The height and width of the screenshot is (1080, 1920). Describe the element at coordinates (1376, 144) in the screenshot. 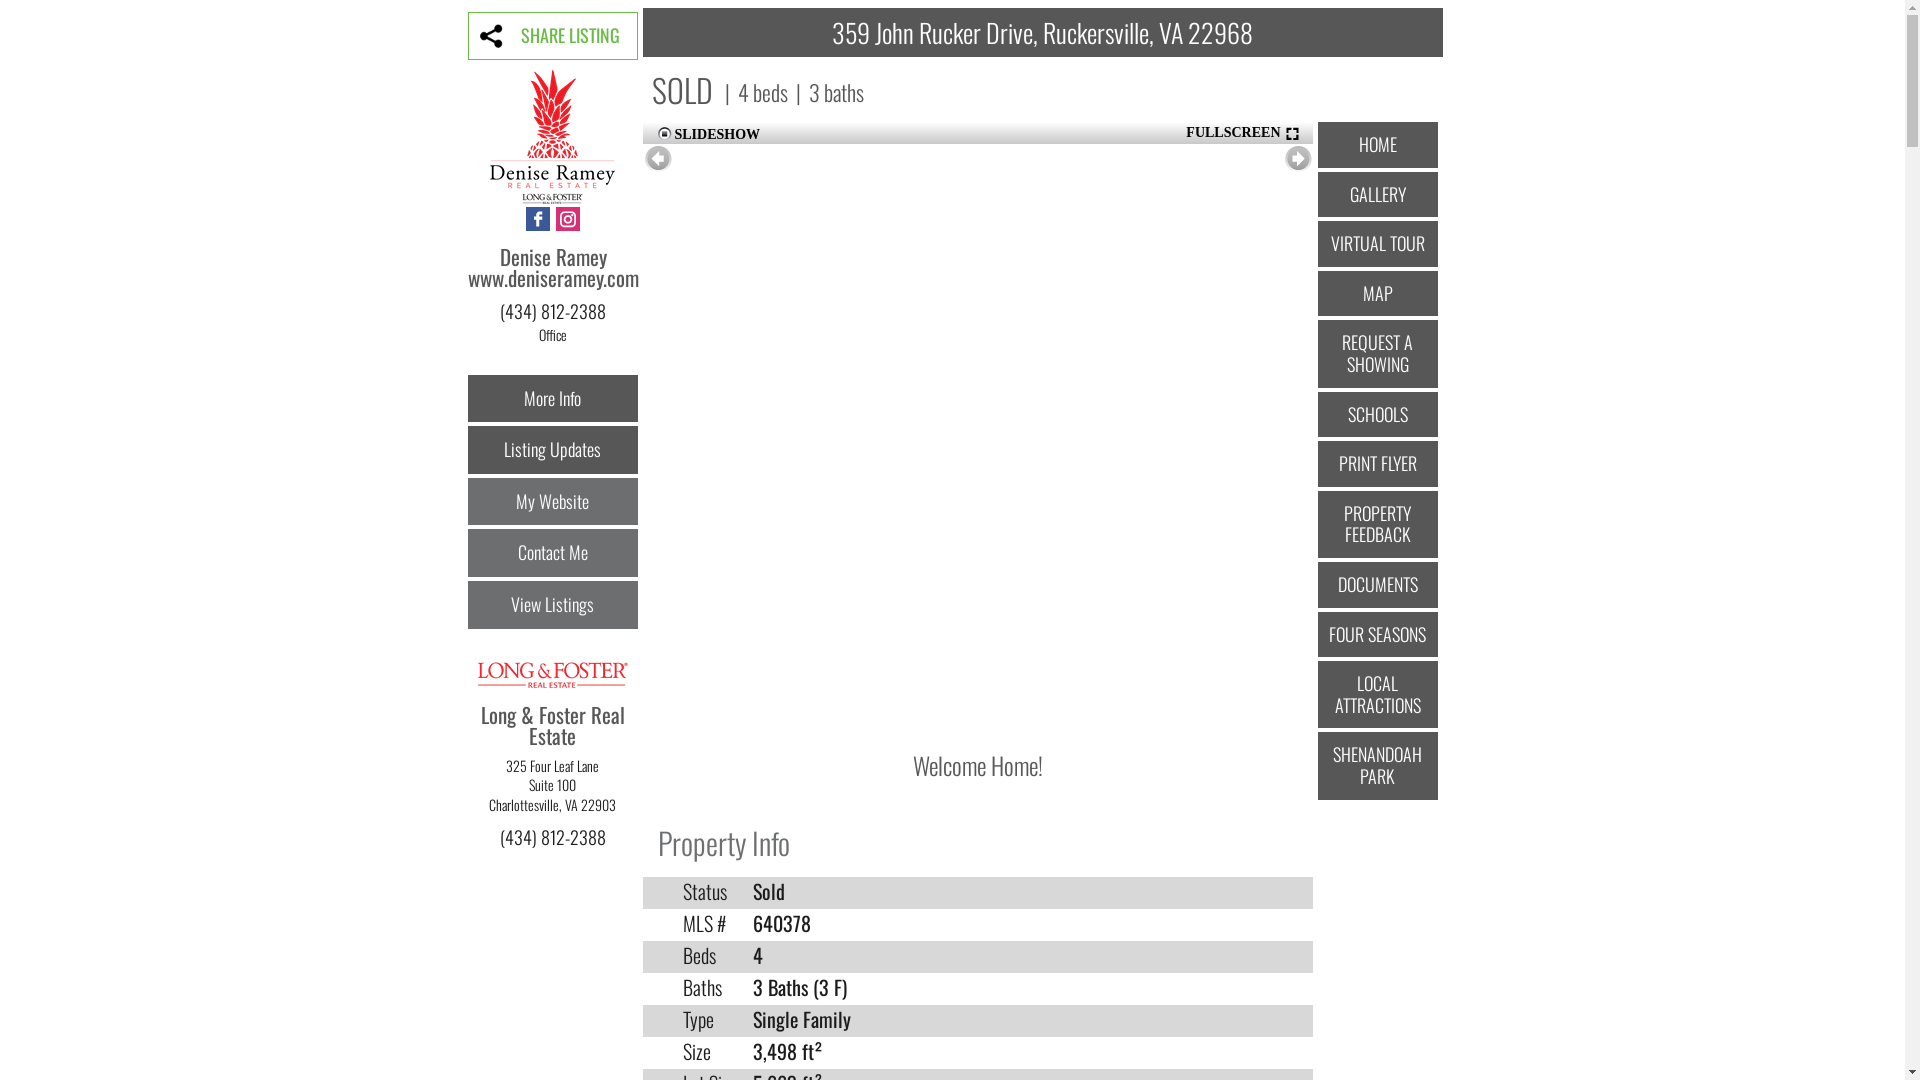

I see `'HOME'` at that location.